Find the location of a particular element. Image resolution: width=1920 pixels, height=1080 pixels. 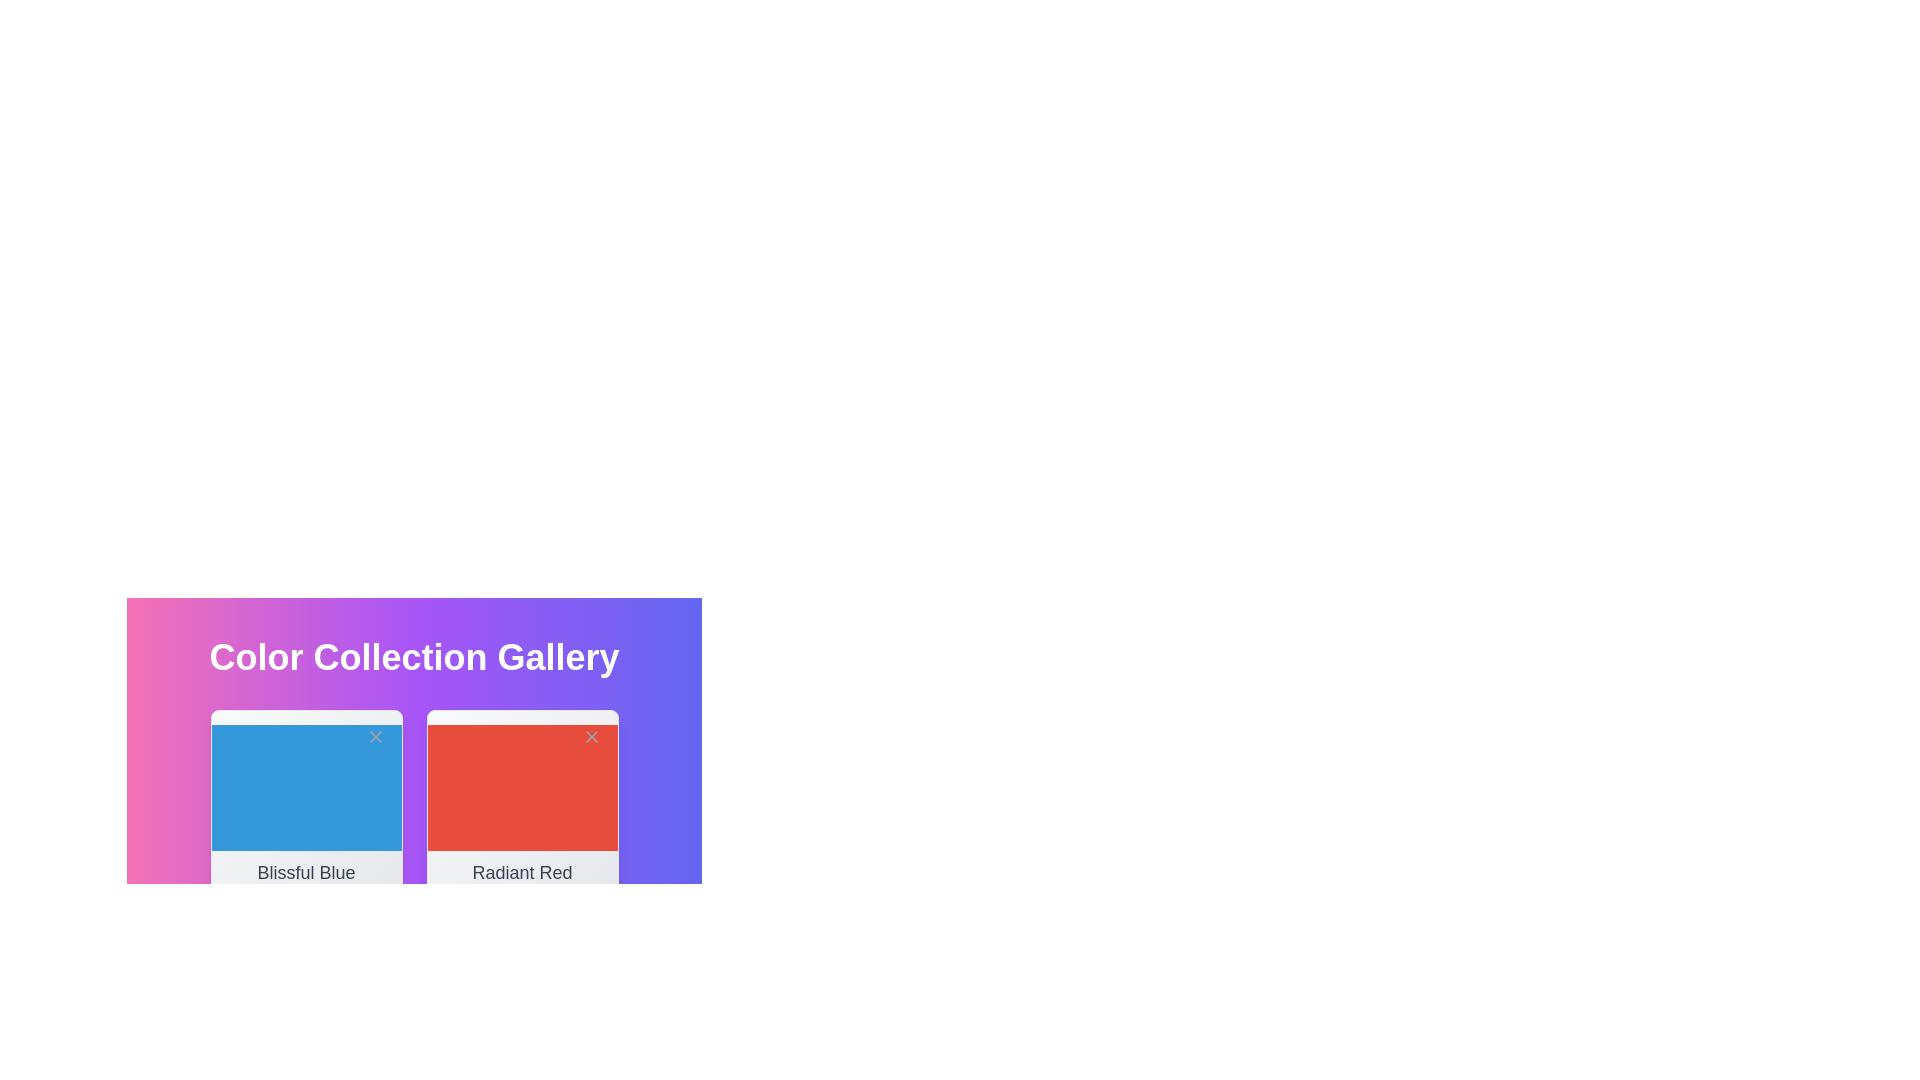

the Textual Header, which serves as the title or header for the color collection is located at coordinates (413, 658).